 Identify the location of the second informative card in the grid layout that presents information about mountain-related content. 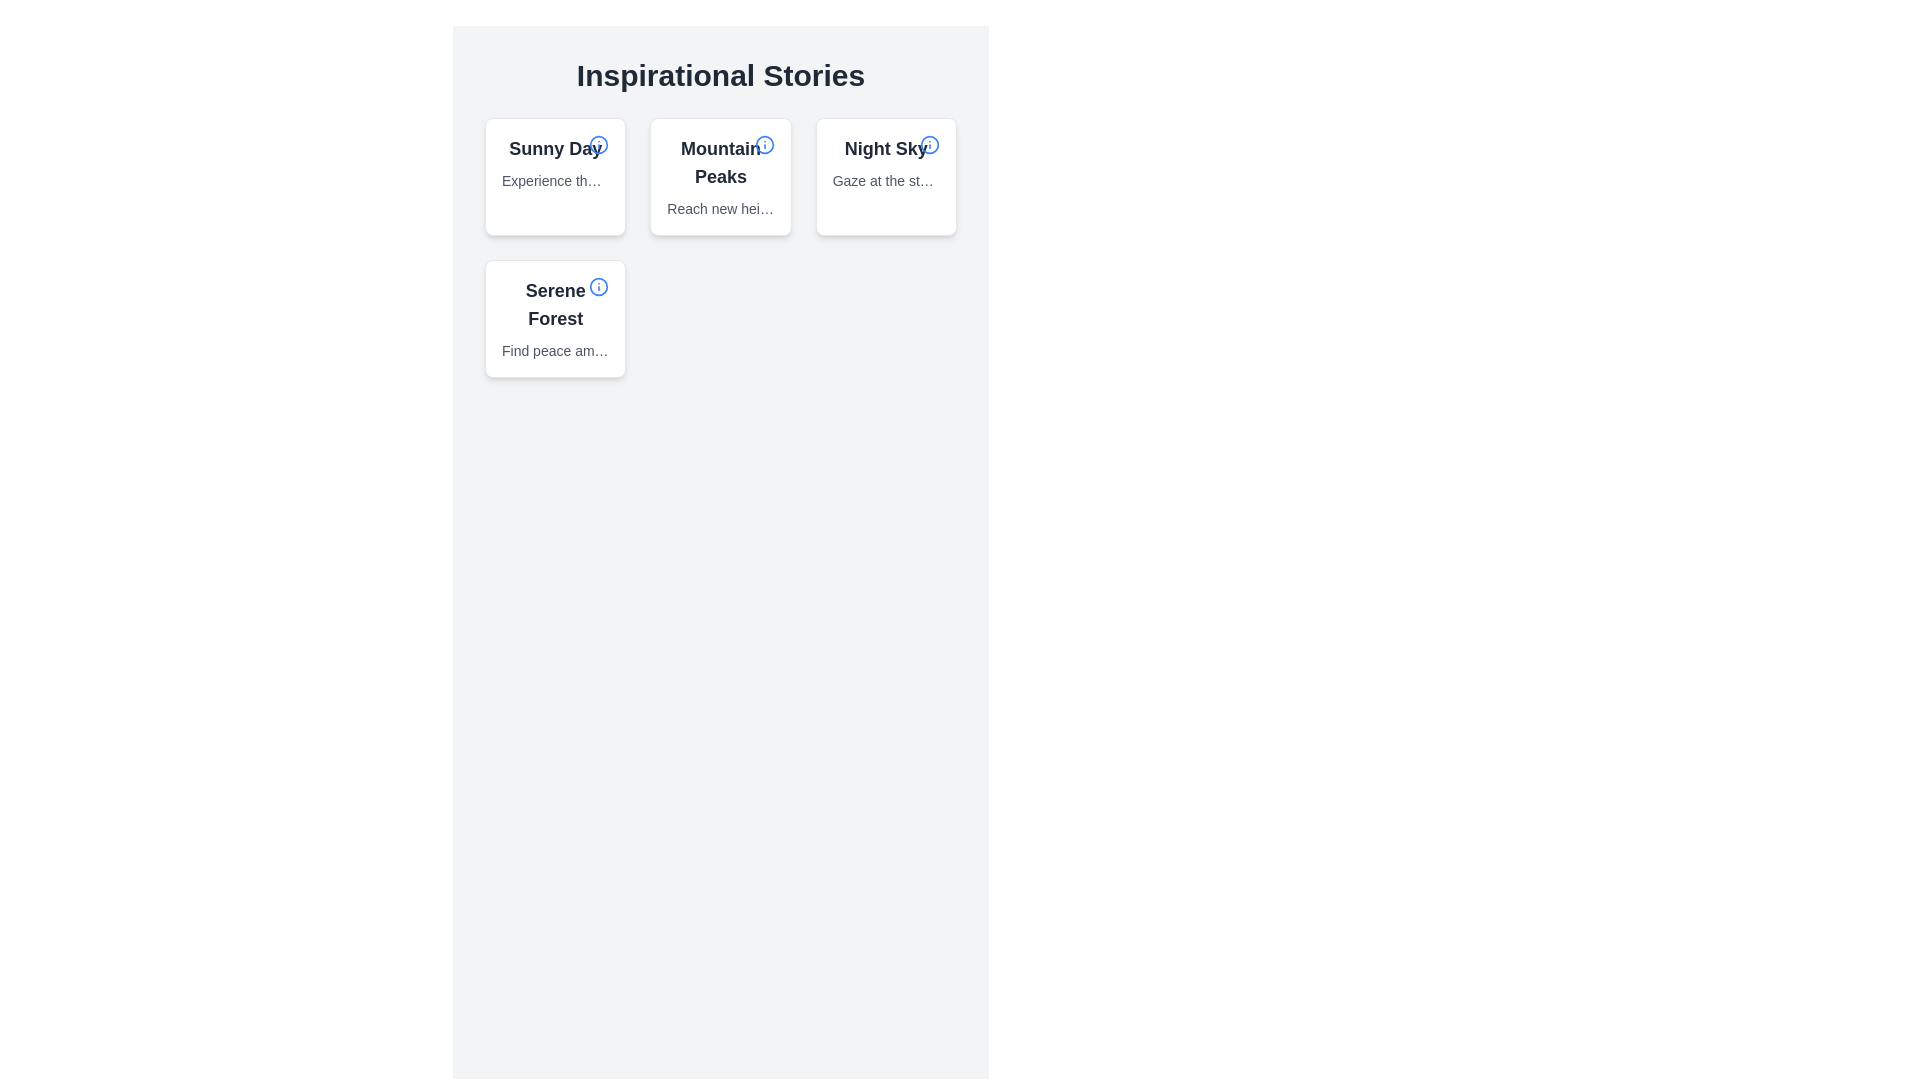
(720, 176).